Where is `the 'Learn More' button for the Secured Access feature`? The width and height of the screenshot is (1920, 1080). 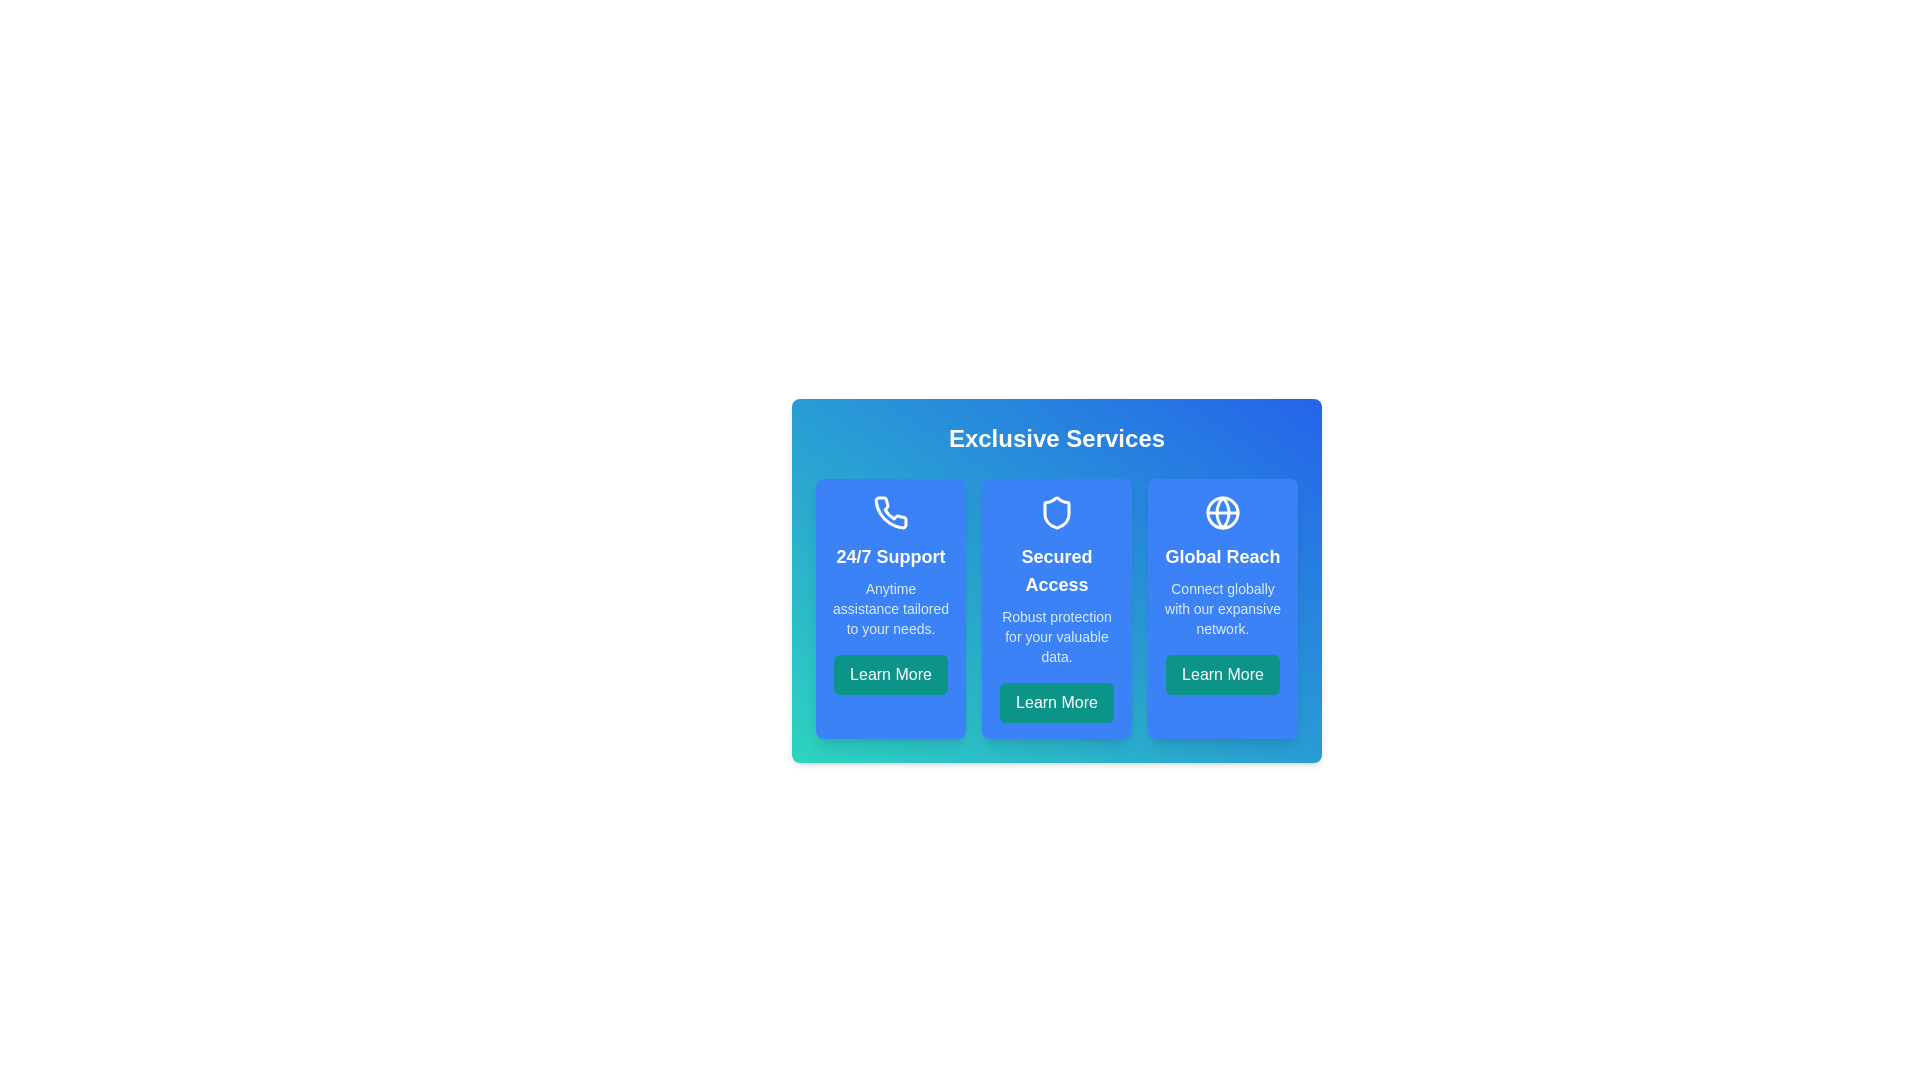 the 'Learn More' button for the Secured Access feature is located at coordinates (1055, 701).